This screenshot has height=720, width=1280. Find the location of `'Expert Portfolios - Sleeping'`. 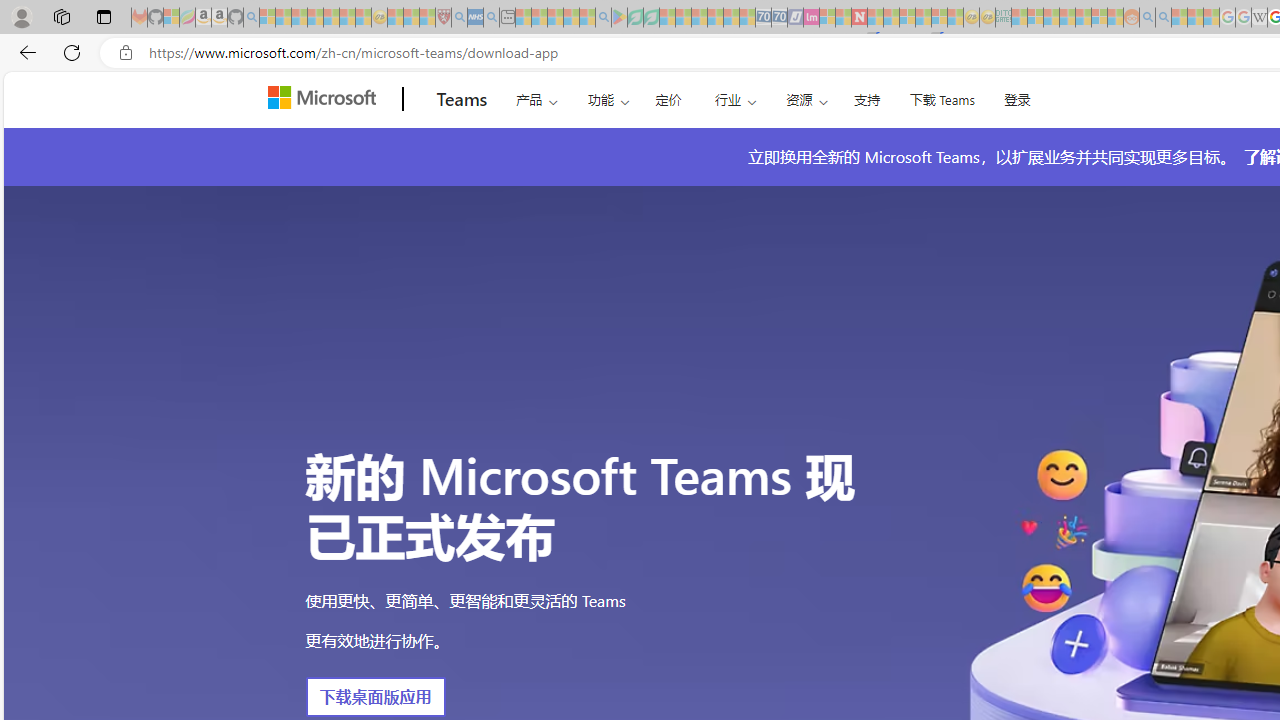

'Expert Portfolios - Sleeping' is located at coordinates (1066, 17).